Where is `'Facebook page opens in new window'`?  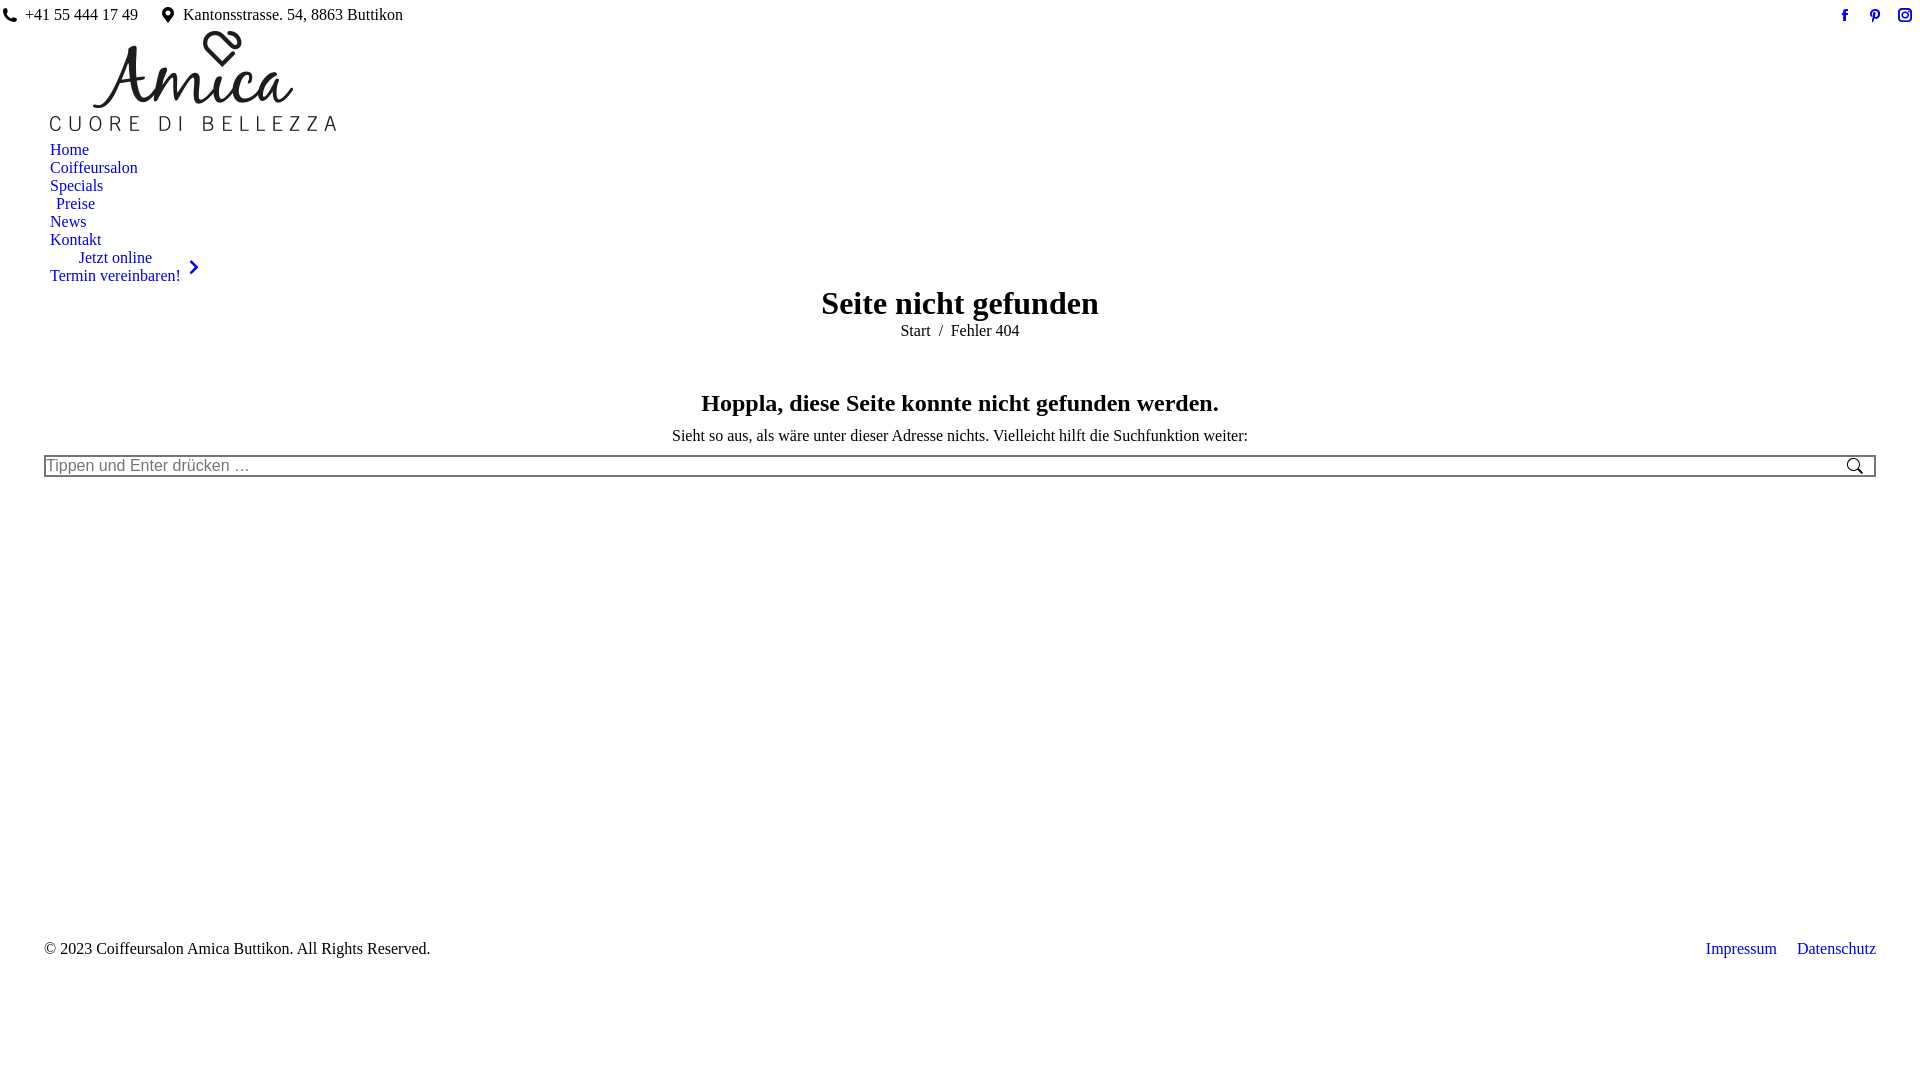 'Facebook page opens in new window' is located at coordinates (1843, 15).